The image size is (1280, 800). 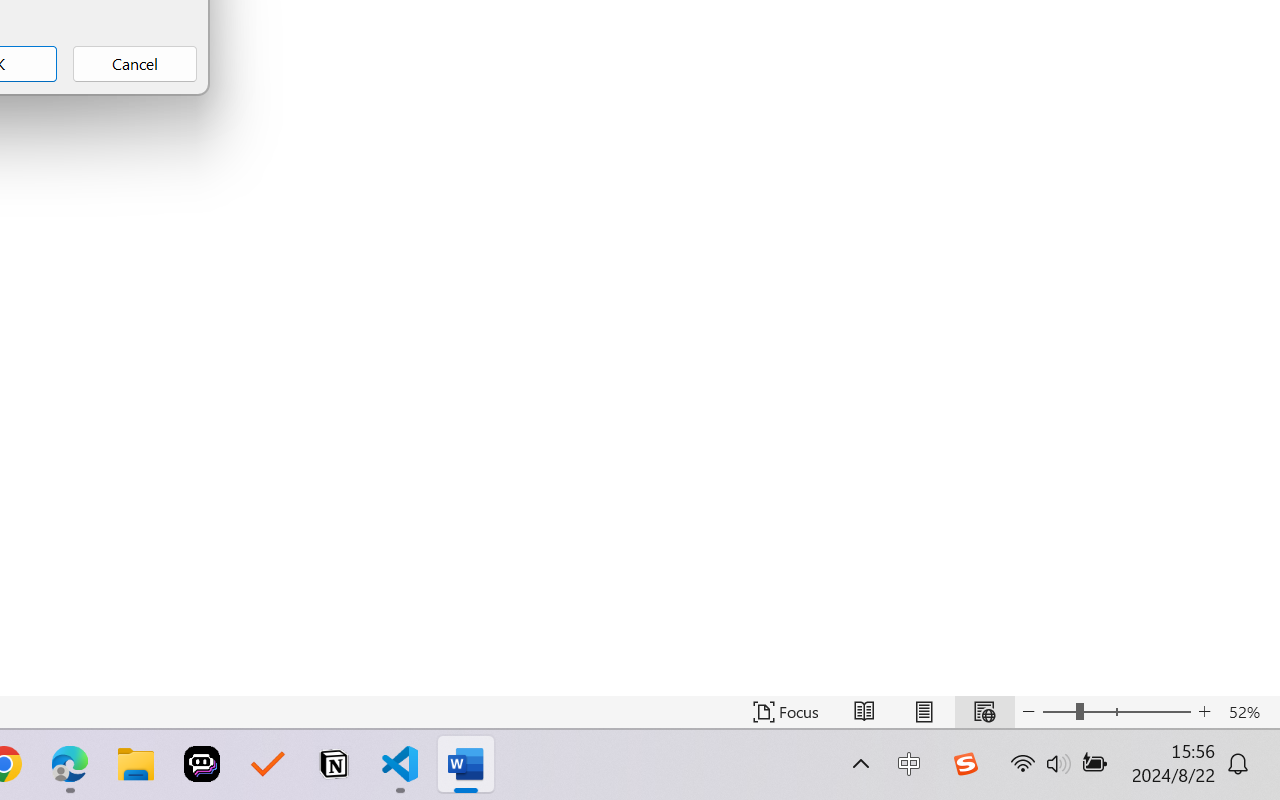 I want to click on 'Read Mode', so click(x=864, y=711).